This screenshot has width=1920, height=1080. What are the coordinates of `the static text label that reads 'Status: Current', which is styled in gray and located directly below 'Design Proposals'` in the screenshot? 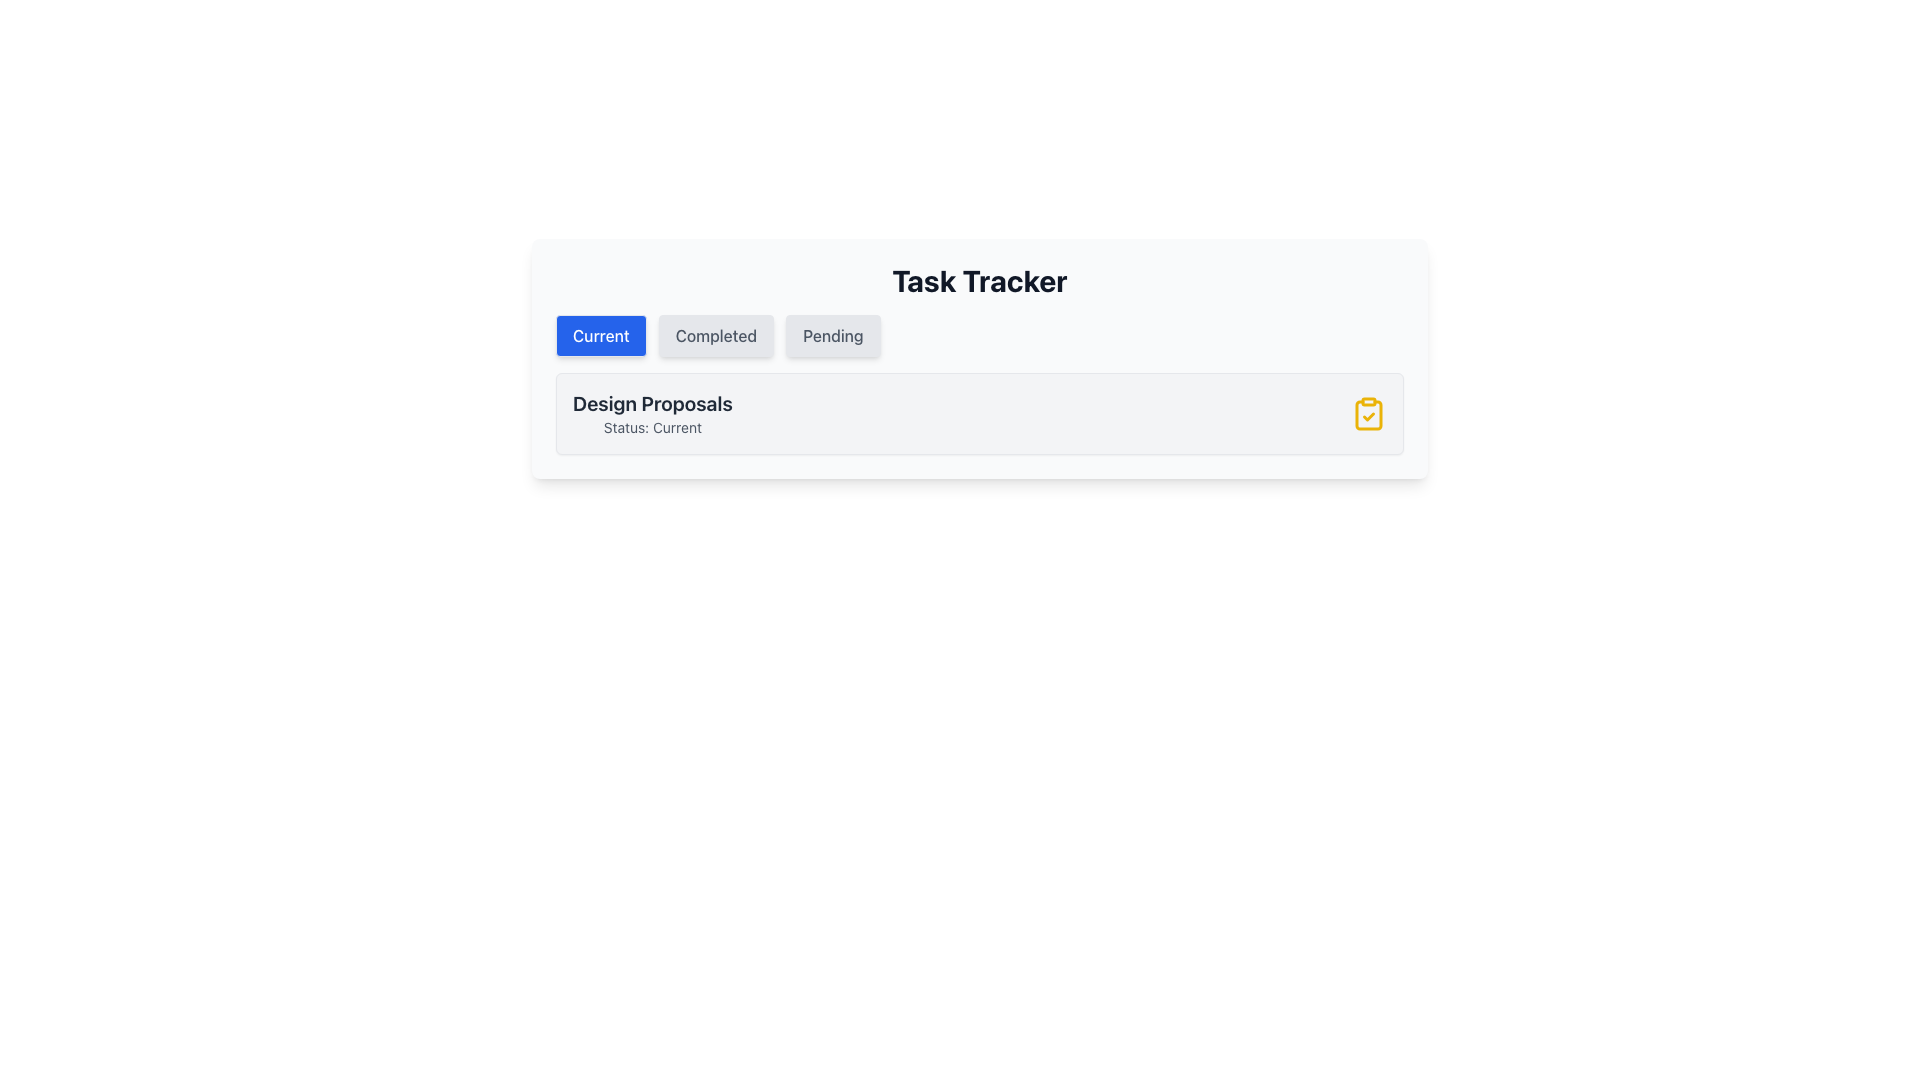 It's located at (652, 427).